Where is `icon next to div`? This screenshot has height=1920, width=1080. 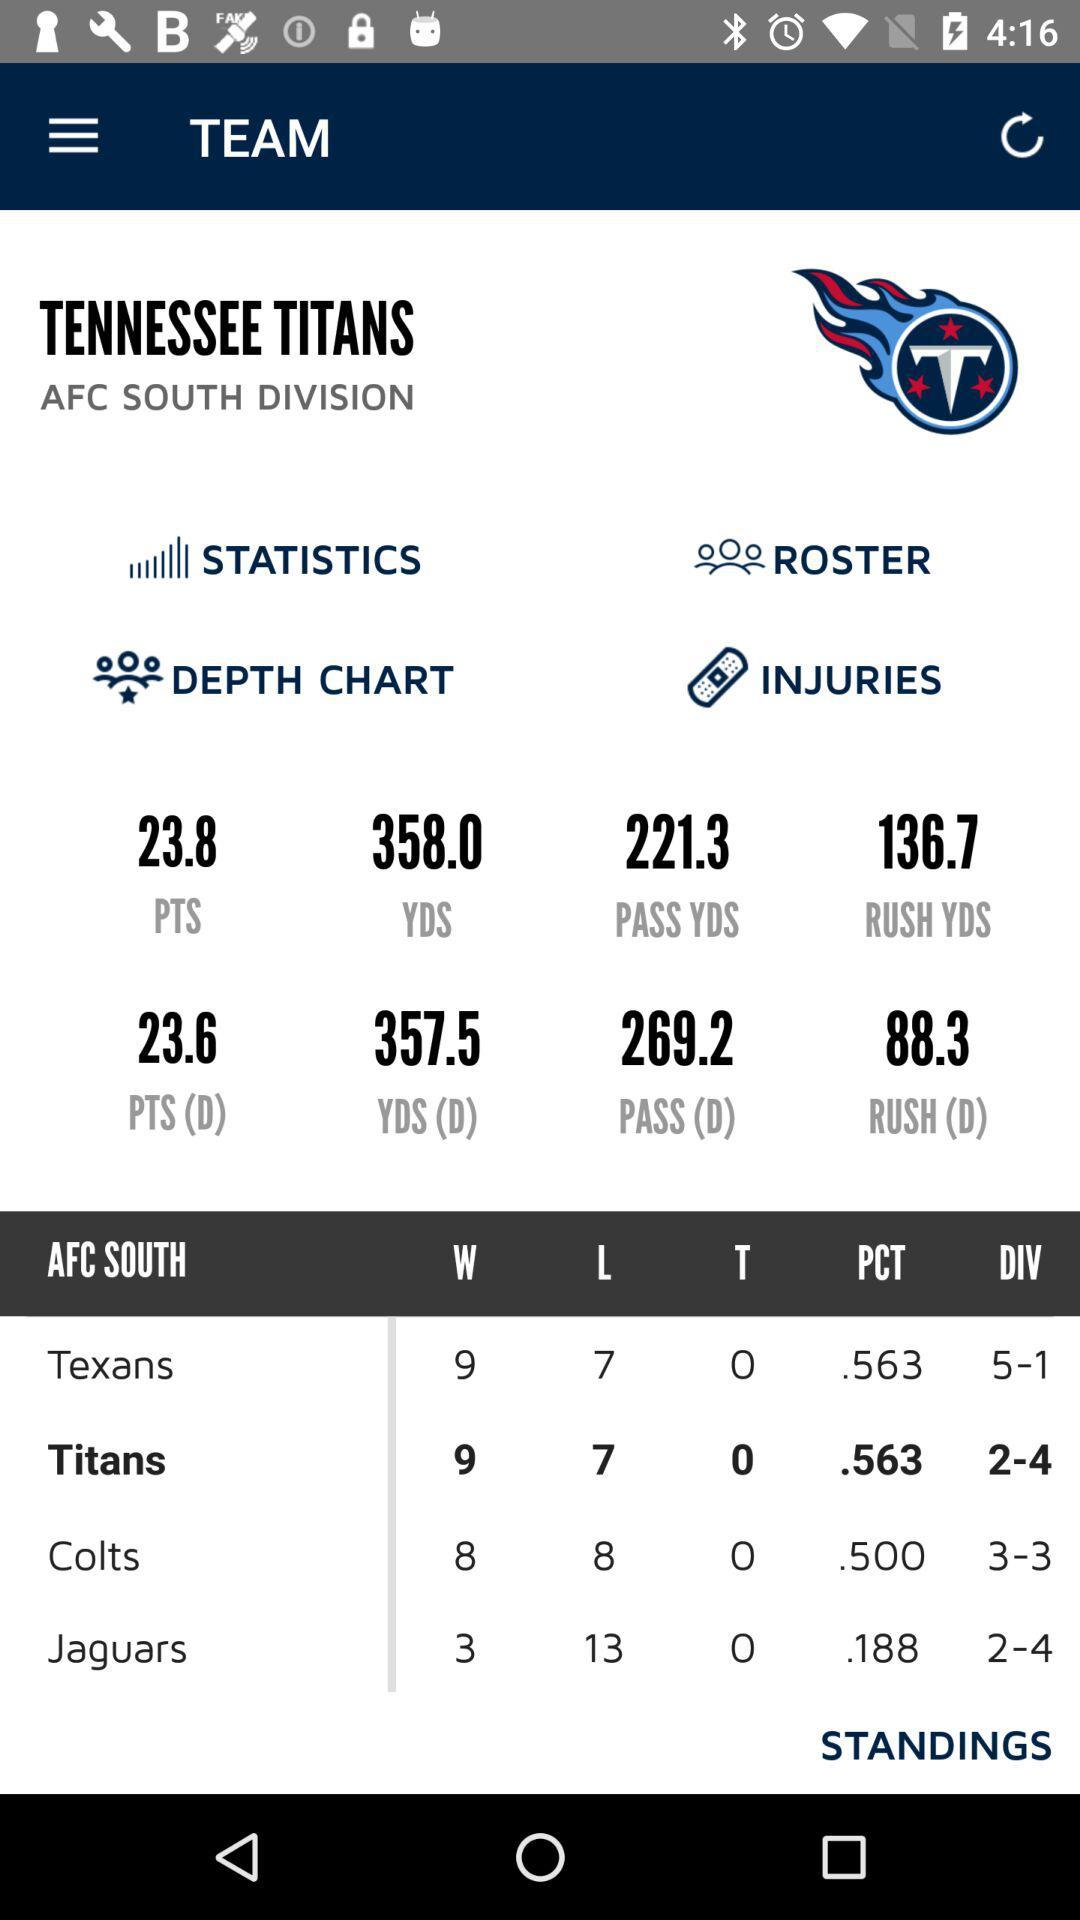 icon next to div is located at coordinates (880, 1262).